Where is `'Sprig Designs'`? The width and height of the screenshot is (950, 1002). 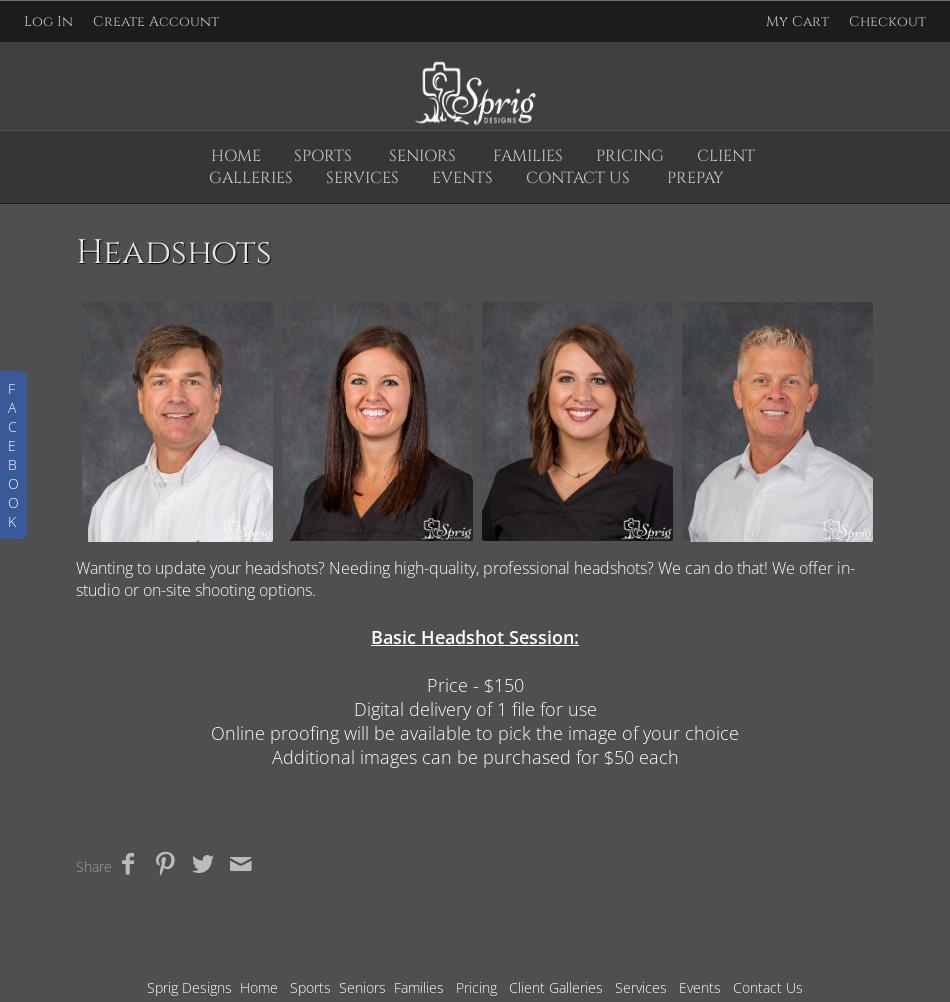 'Sprig Designs' is located at coordinates (189, 986).